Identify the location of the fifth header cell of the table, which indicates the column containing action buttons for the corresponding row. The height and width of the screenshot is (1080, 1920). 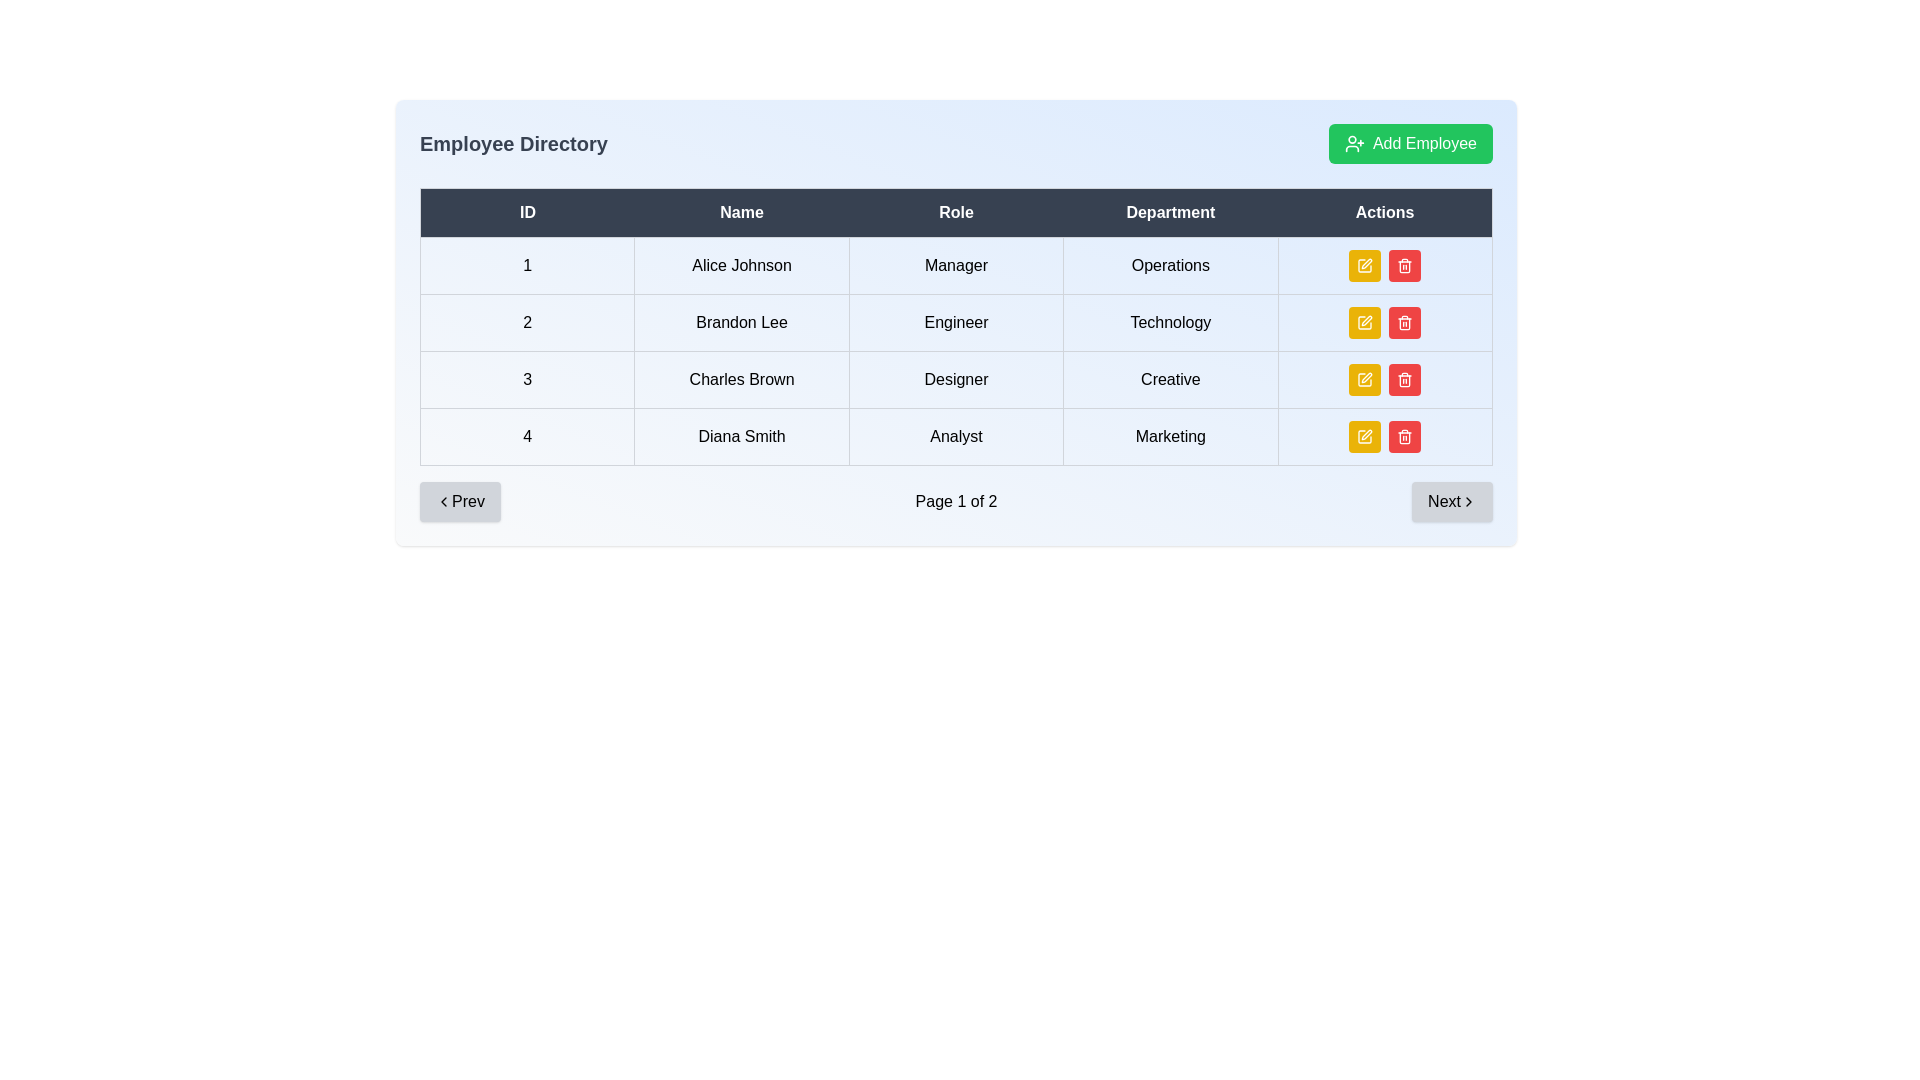
(1384, 212).